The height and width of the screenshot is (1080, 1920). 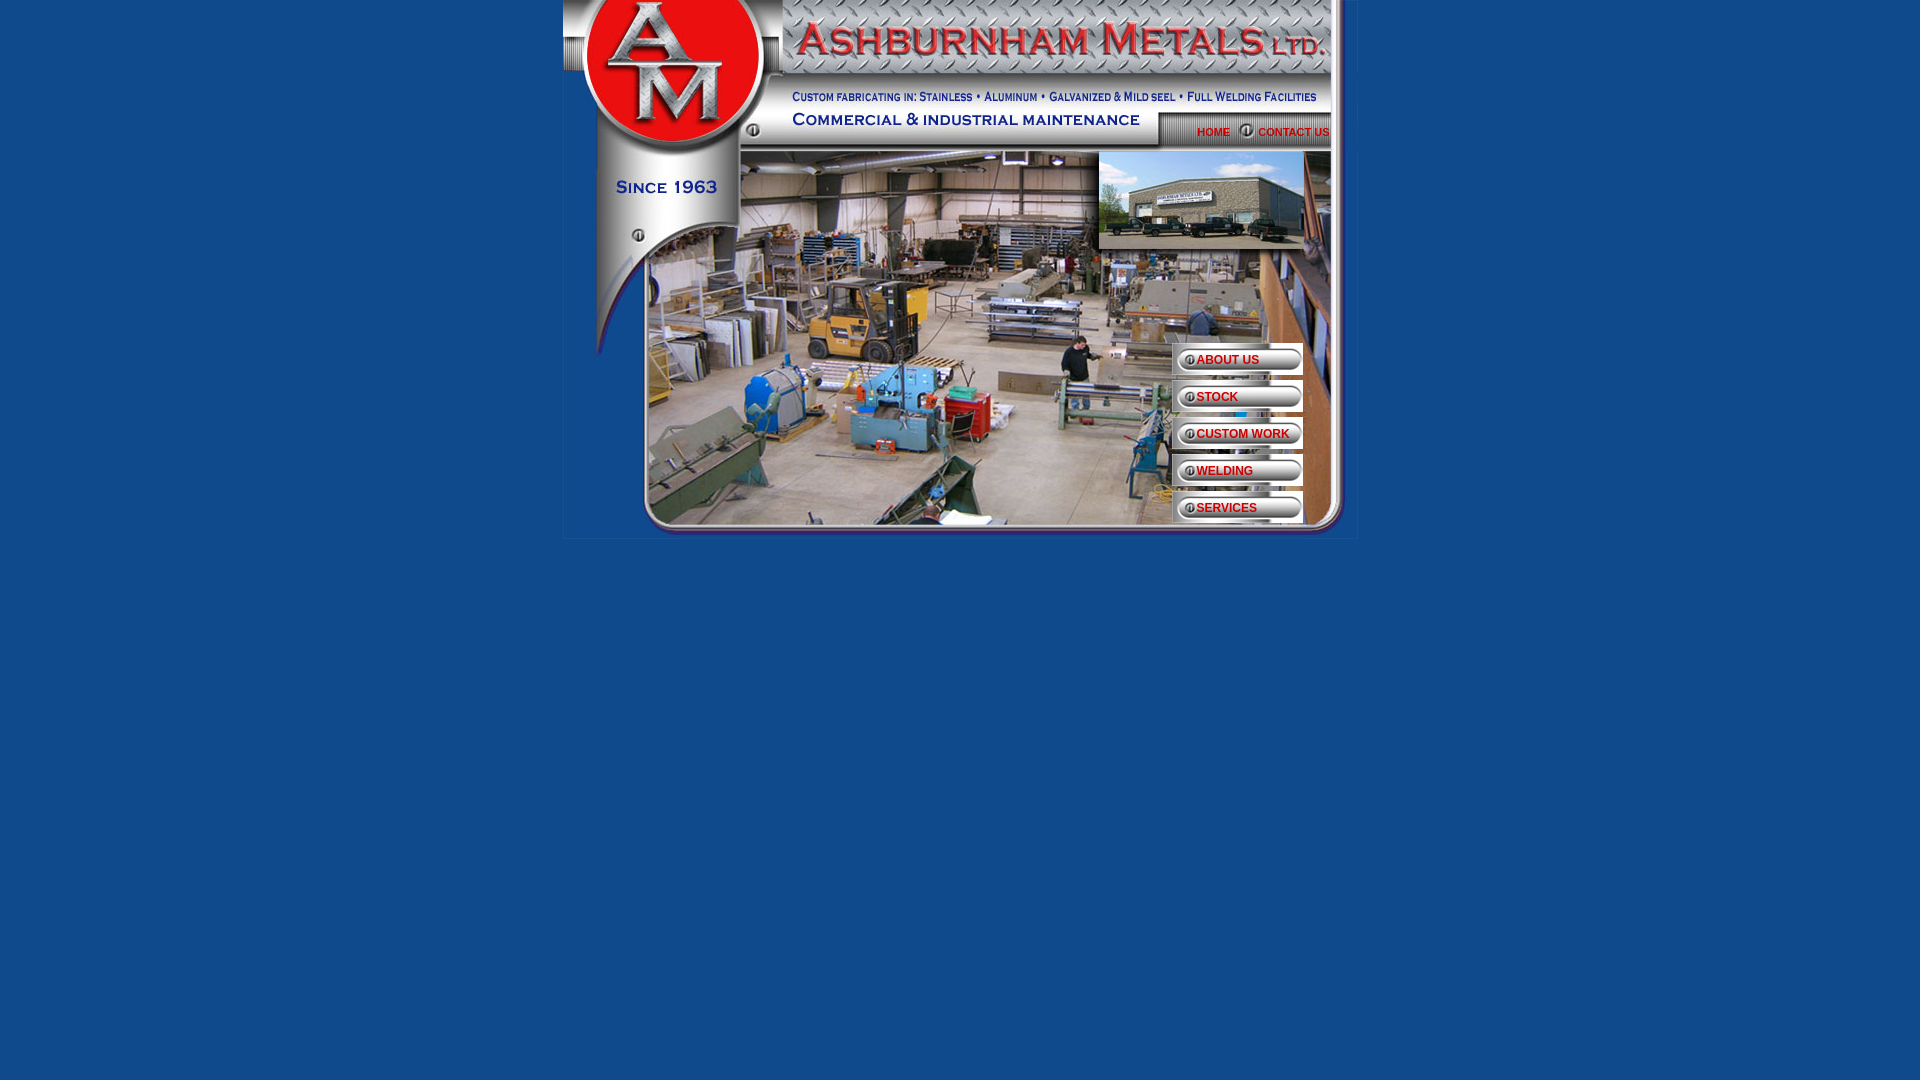 What do you see at coordinates (1171, 363) in the screenshot?
I see `'ABOUT US'` at bounding box center [1171, 363].